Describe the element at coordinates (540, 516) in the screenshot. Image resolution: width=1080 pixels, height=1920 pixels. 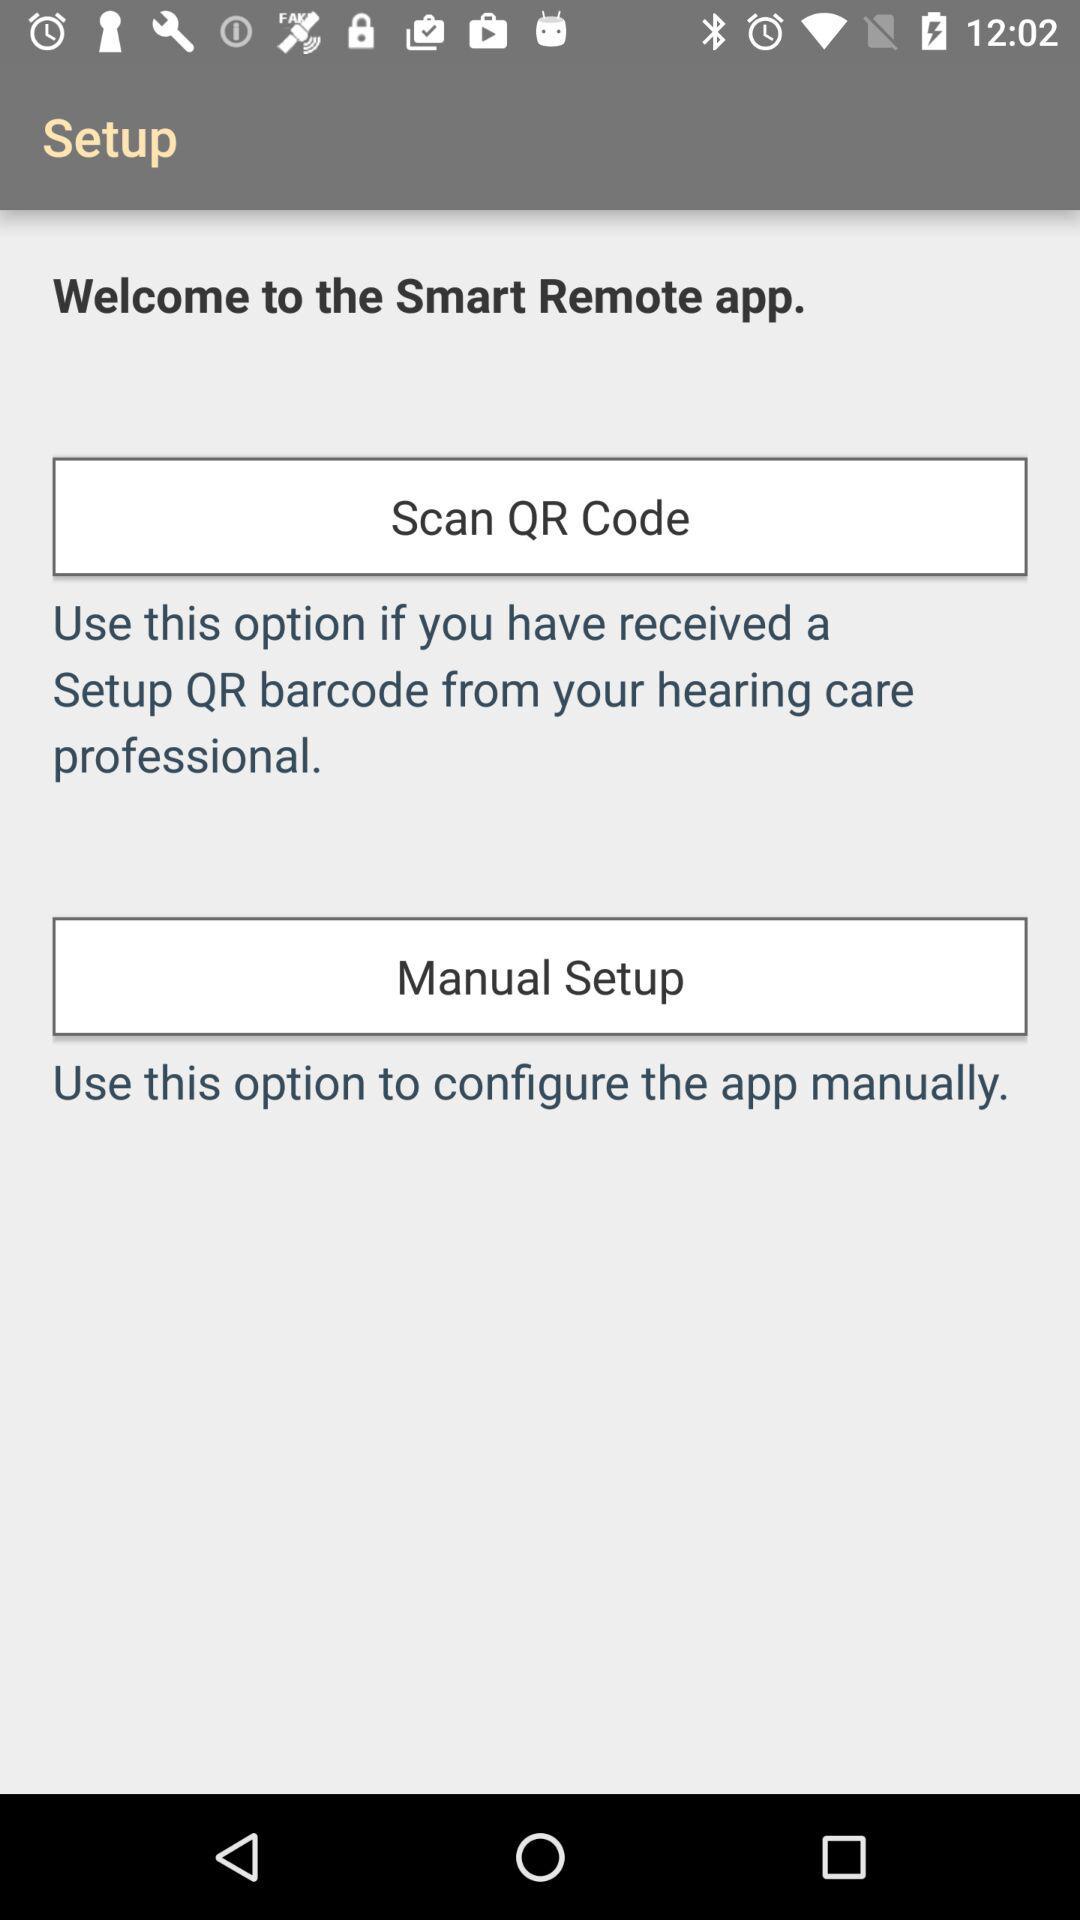
I see `the scan qr code` at that location.